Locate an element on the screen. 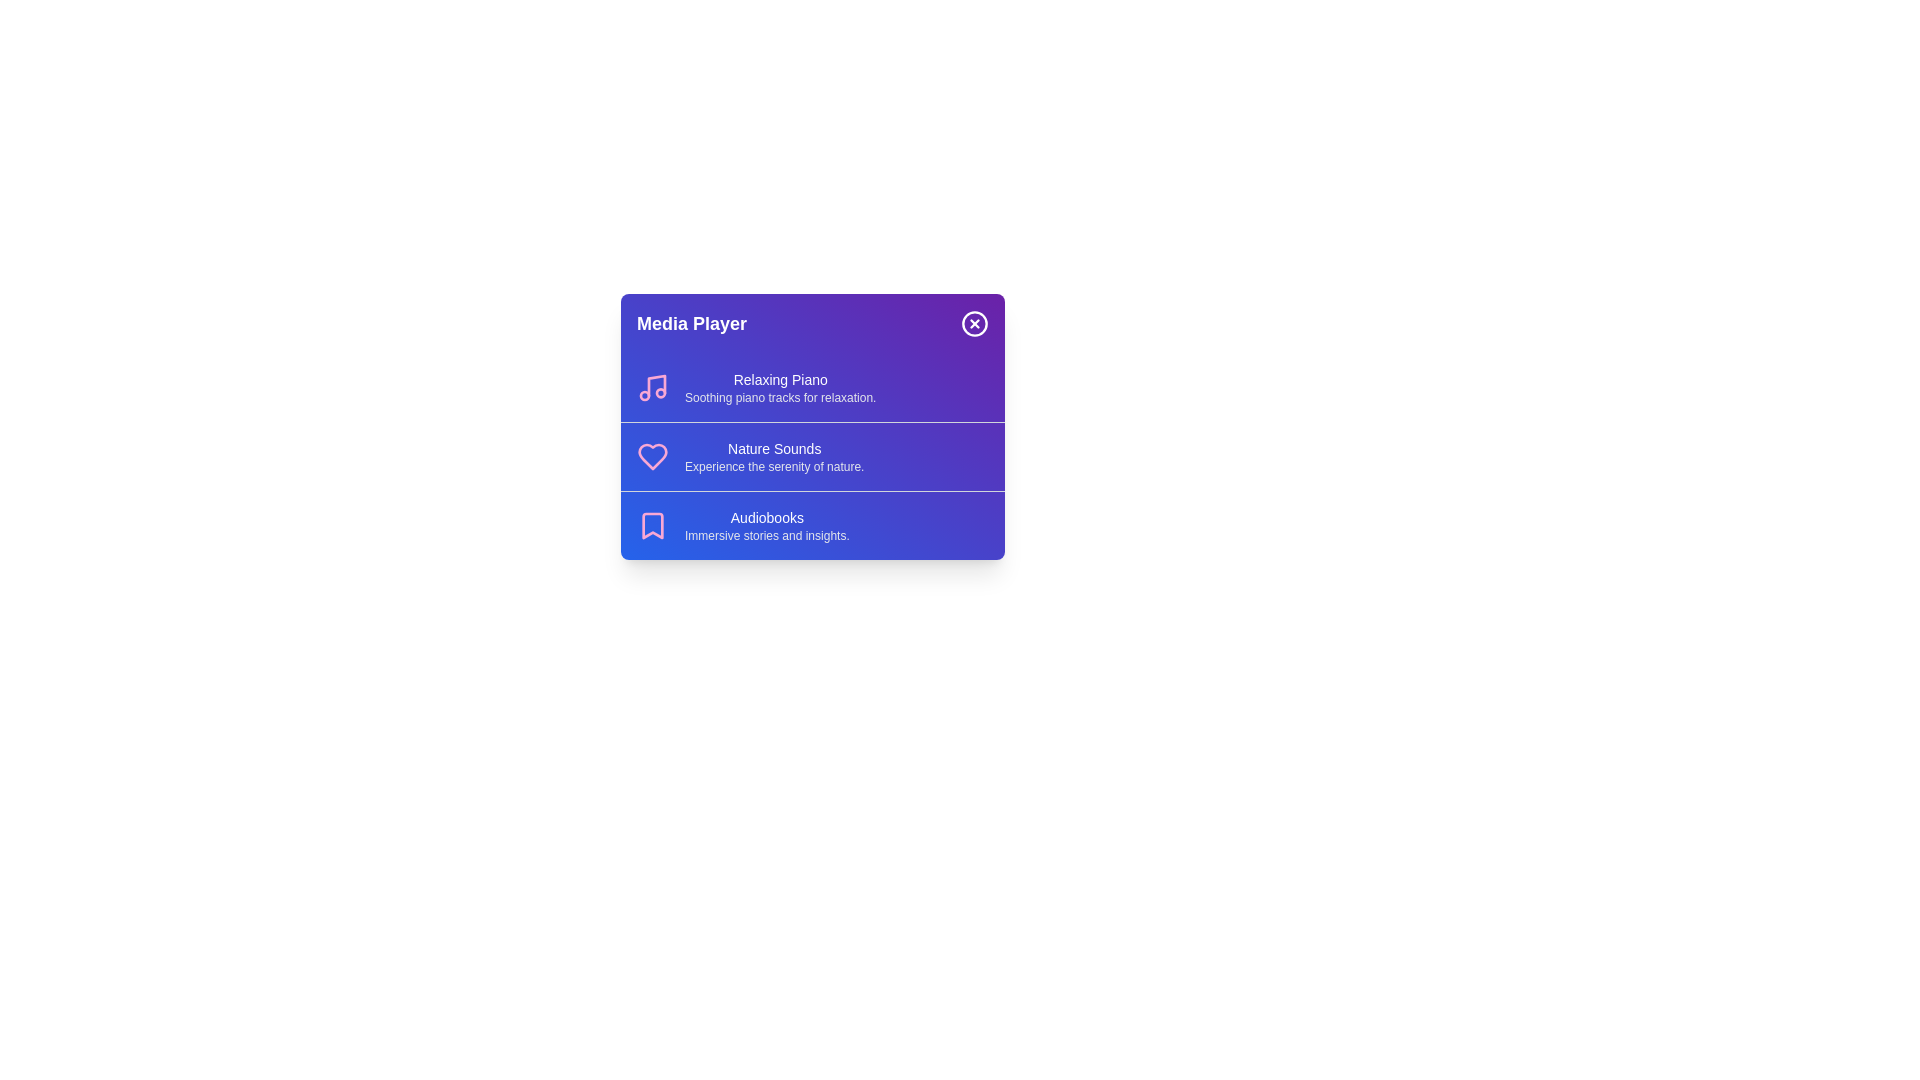 Image resolution: width=1920 pixels, height=1080 pixels. the icon associated with Nature Sounds is located at coordinates (652, 456).